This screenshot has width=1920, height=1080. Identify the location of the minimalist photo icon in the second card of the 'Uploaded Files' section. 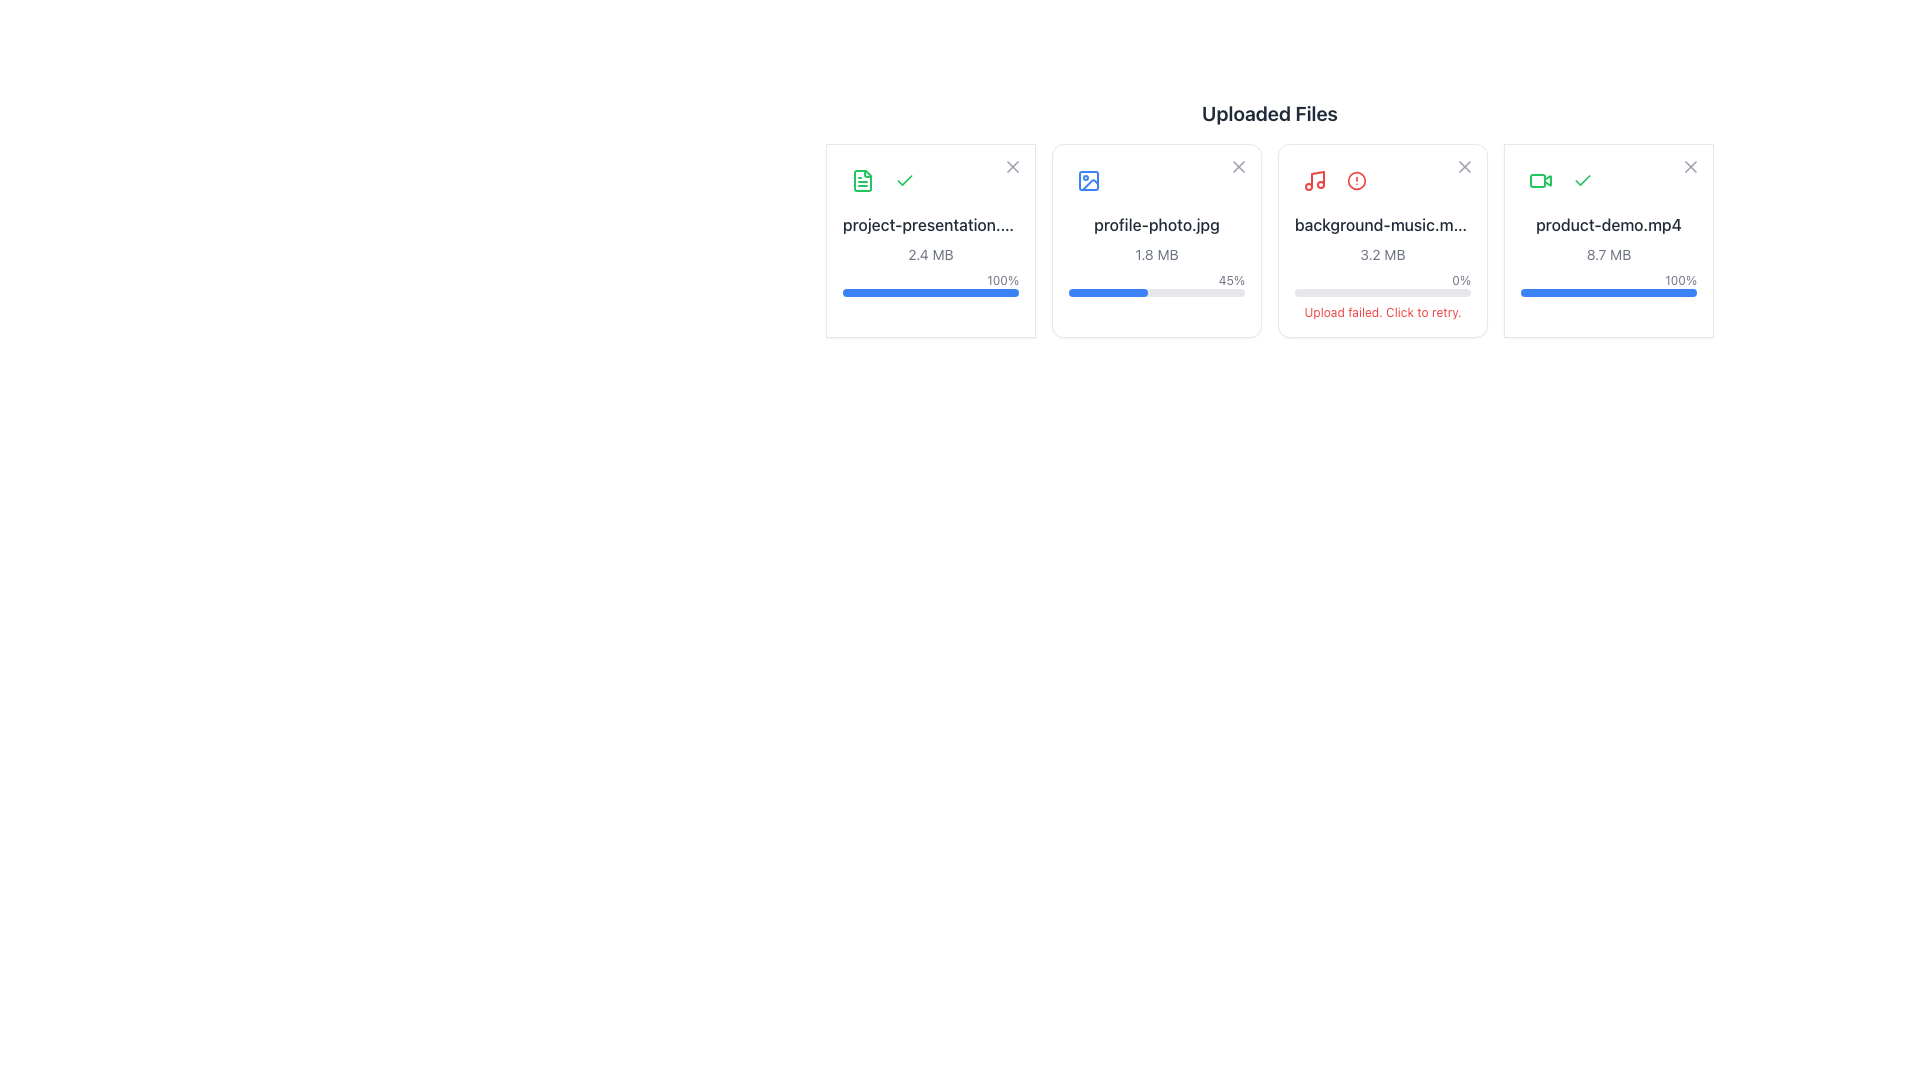
(1088, 181).